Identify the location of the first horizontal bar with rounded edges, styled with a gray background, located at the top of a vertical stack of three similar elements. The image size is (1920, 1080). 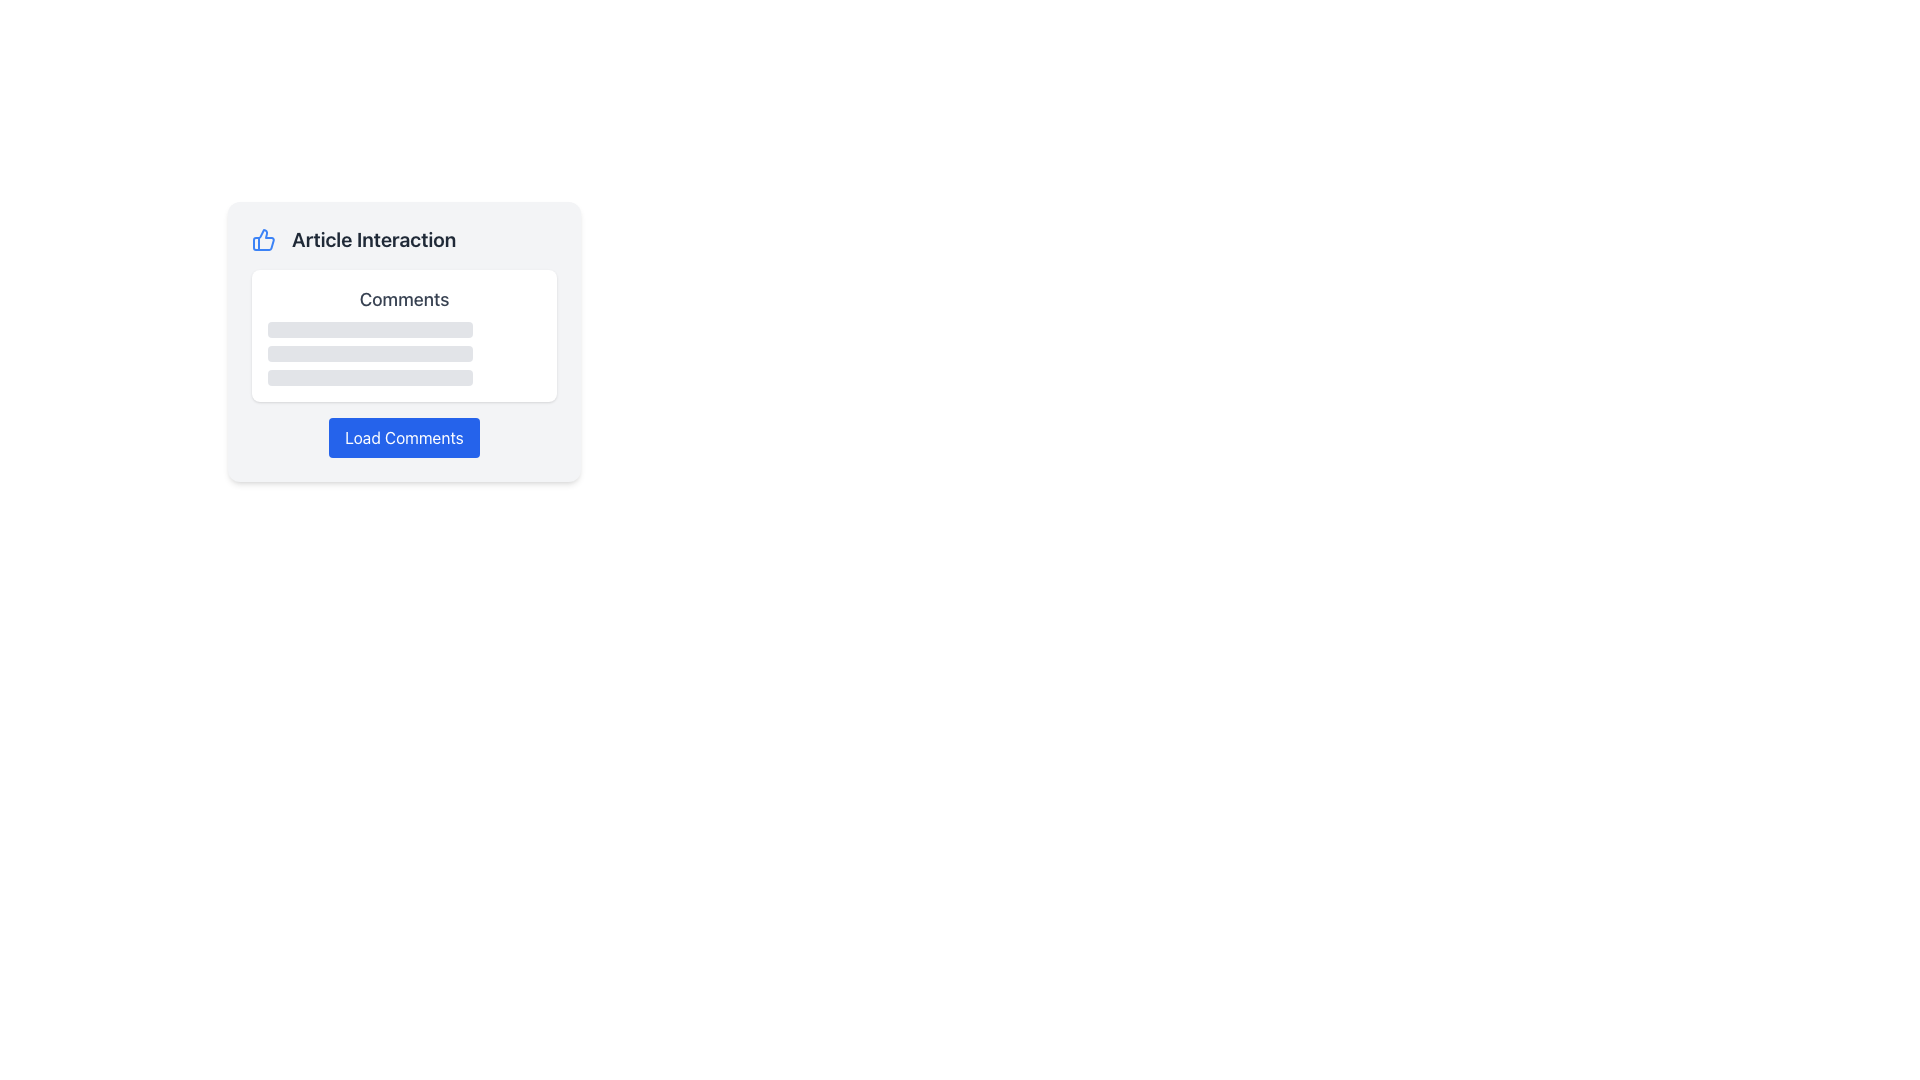
(370, 329).